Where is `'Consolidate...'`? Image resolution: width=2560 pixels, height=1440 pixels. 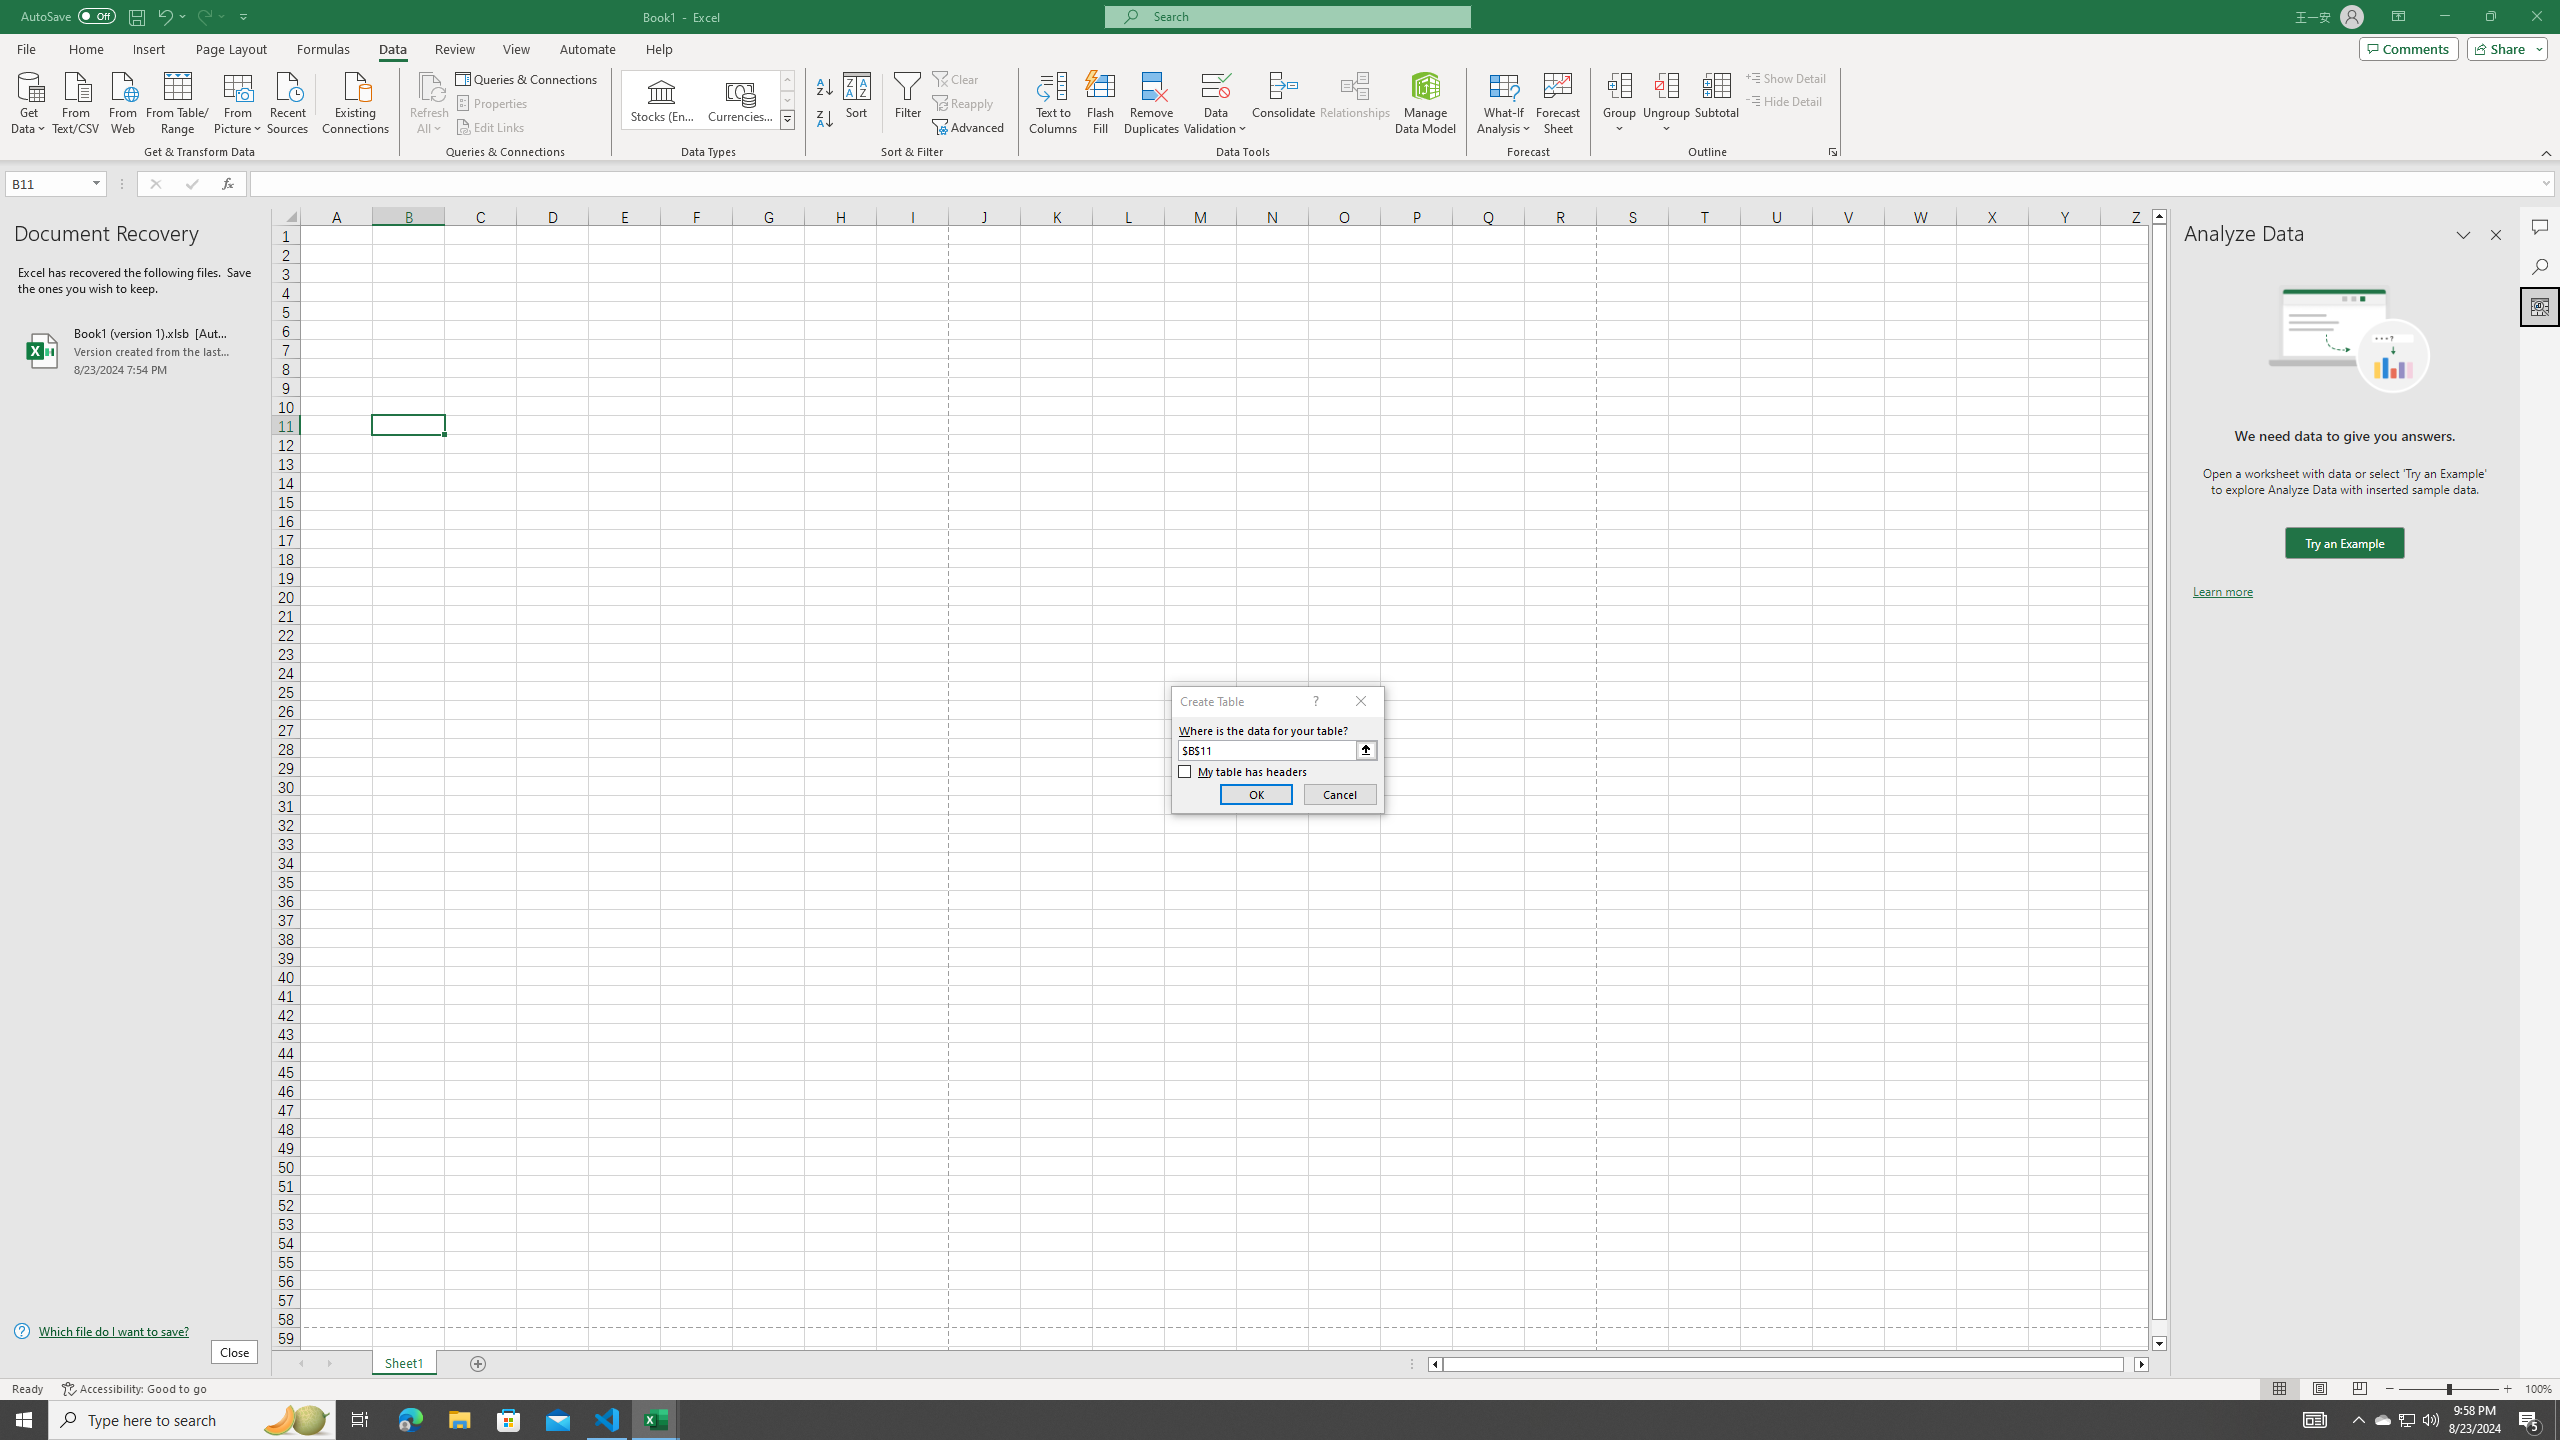
'Consolidate...' is located at coordinates (1283, 103).